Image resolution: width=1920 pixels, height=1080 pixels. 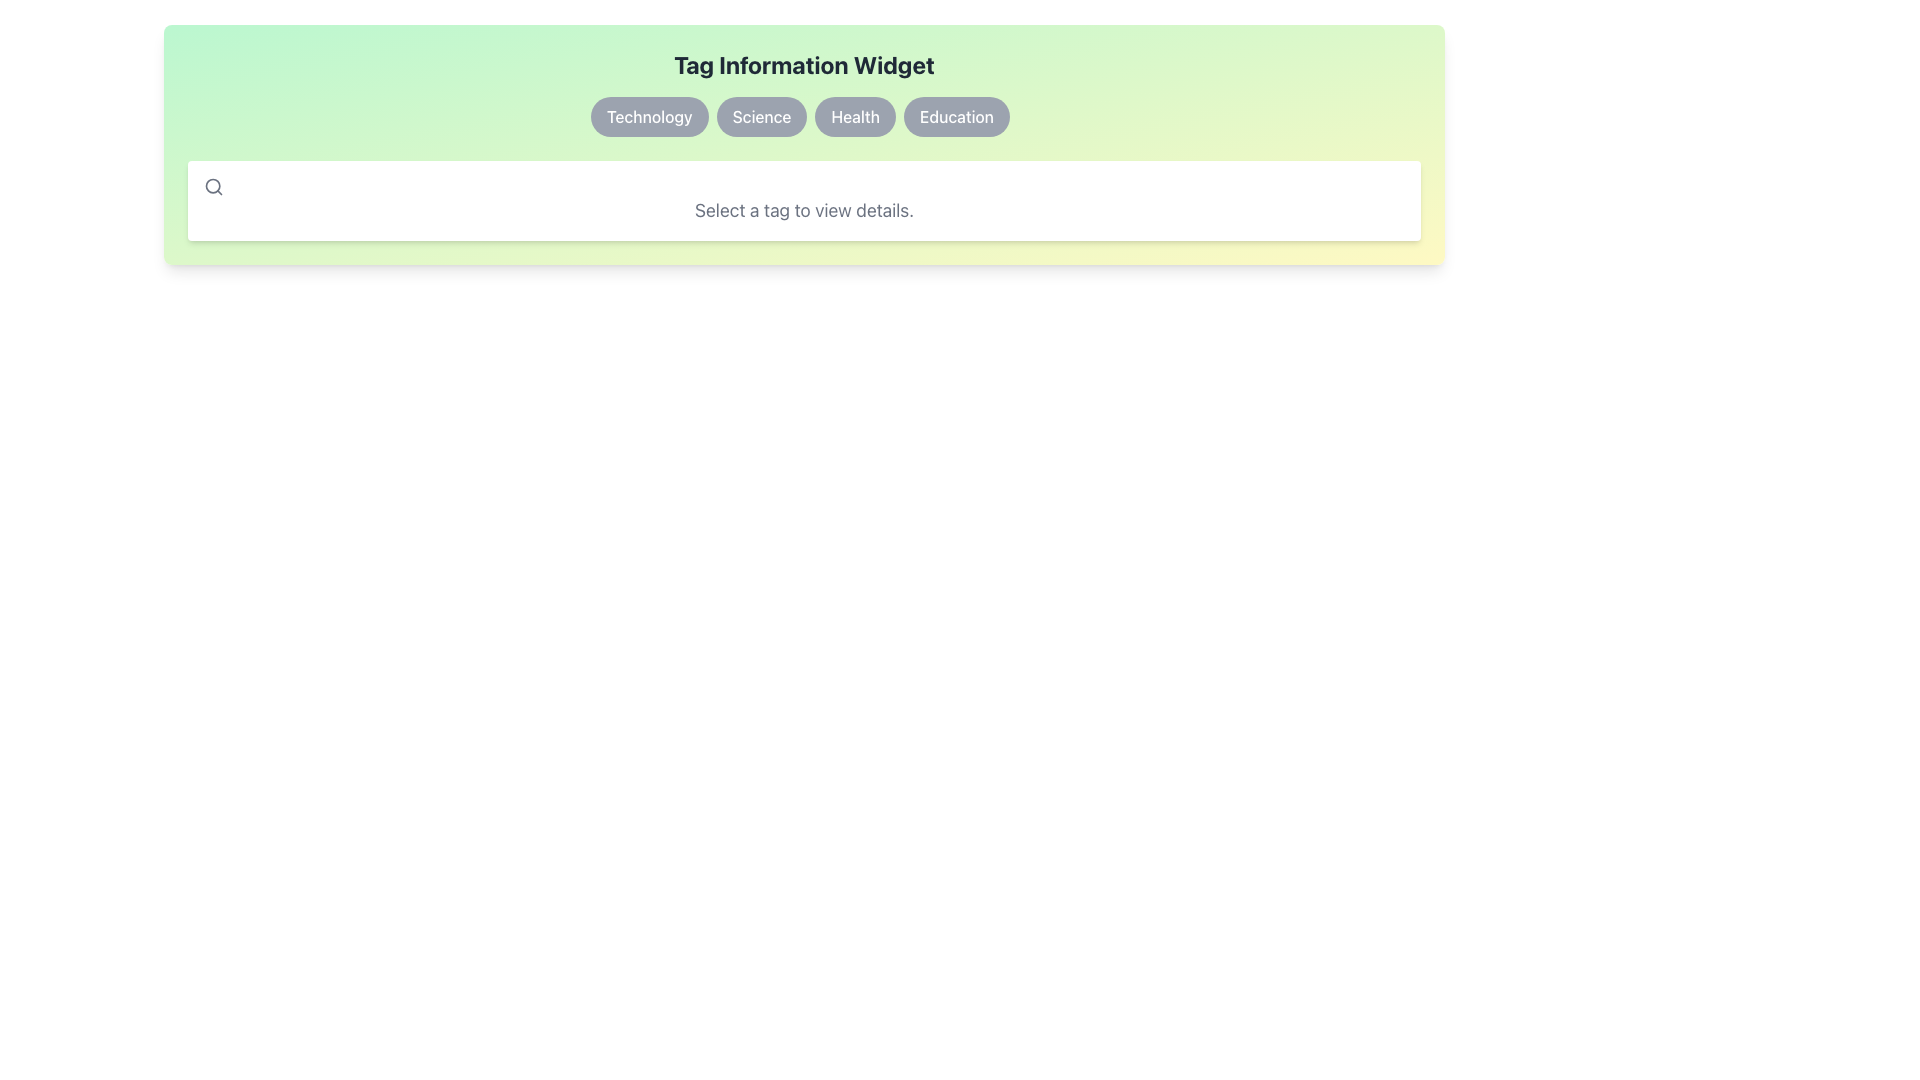 I want to click on the 'Science' tag button located within the group of interactive tag buttons in the Tag Information Widget, which is centrally positioned in a card-like UI component with a gradient green-yellow background, so click(x=804, y=116).